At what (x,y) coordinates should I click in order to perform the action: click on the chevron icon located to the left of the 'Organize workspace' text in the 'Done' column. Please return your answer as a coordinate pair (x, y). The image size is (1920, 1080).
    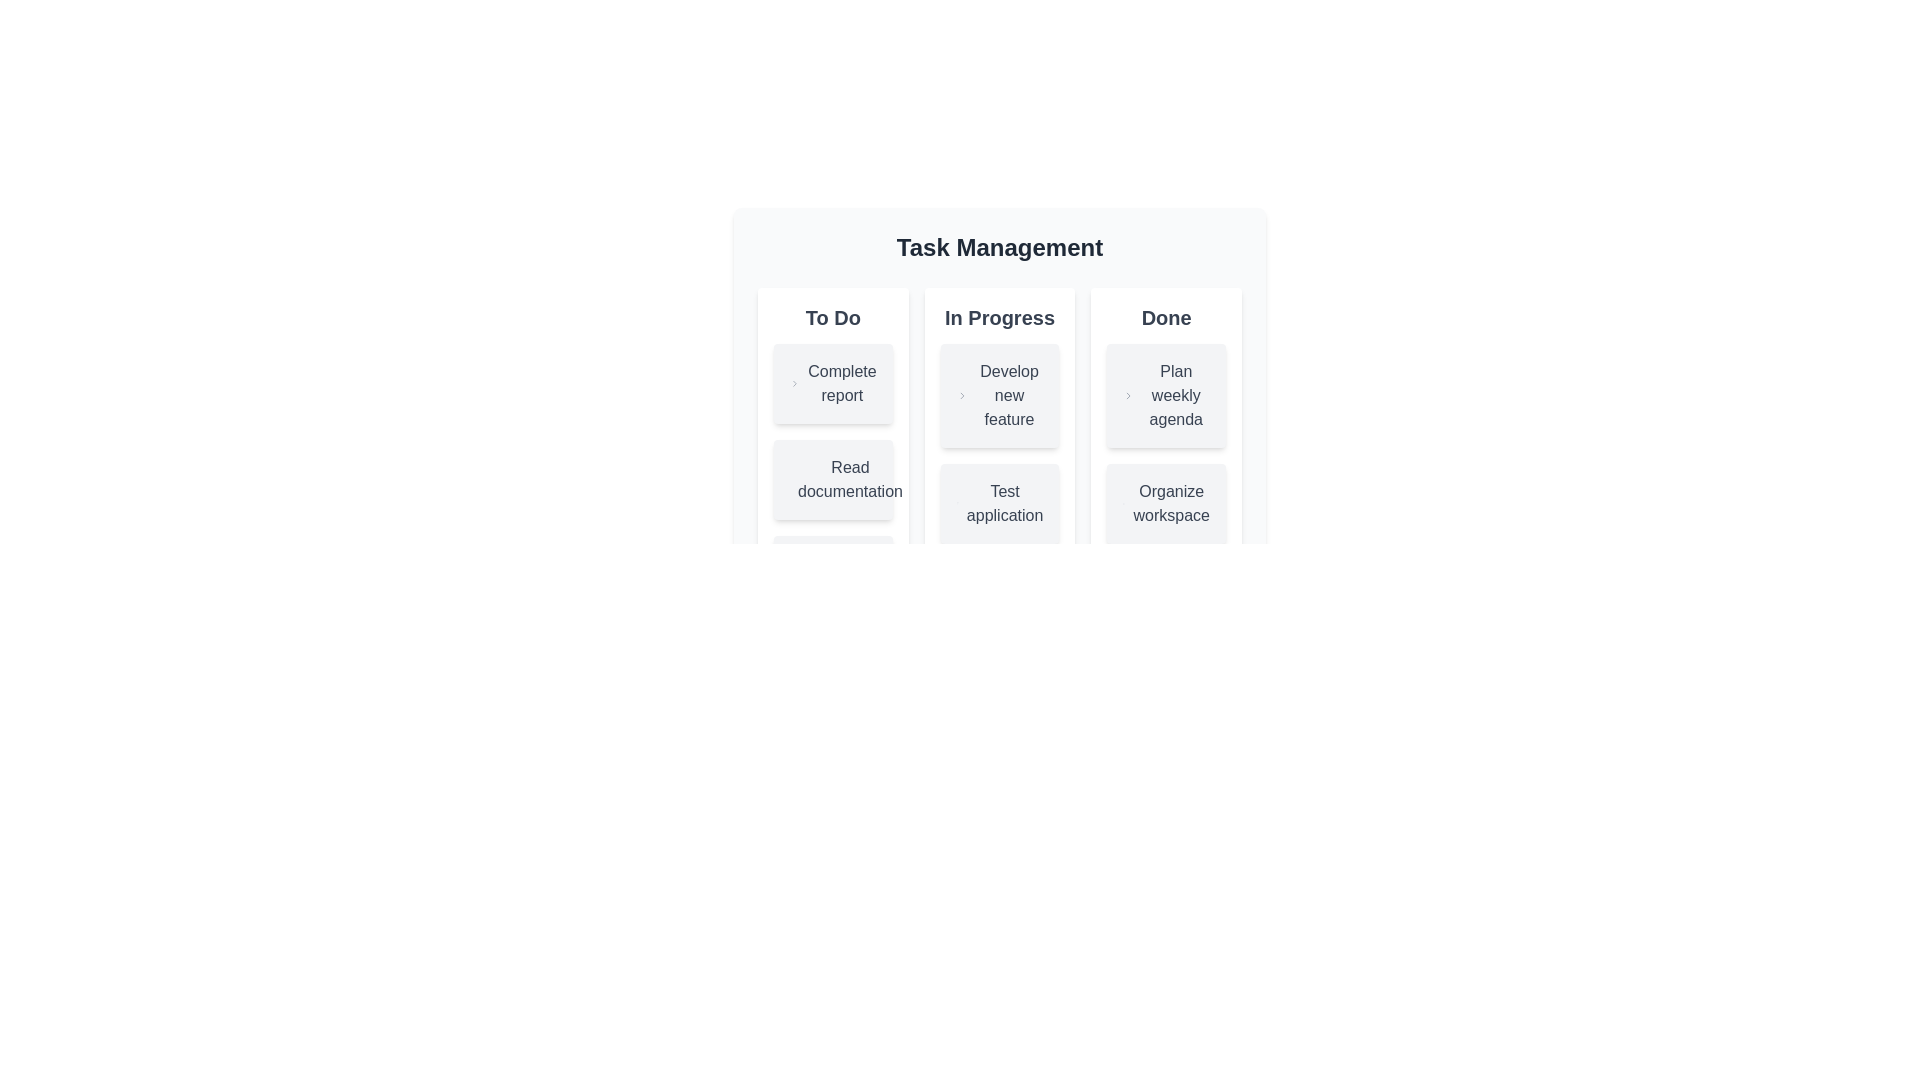
    Looking at the image, I should click on (1124, 503).